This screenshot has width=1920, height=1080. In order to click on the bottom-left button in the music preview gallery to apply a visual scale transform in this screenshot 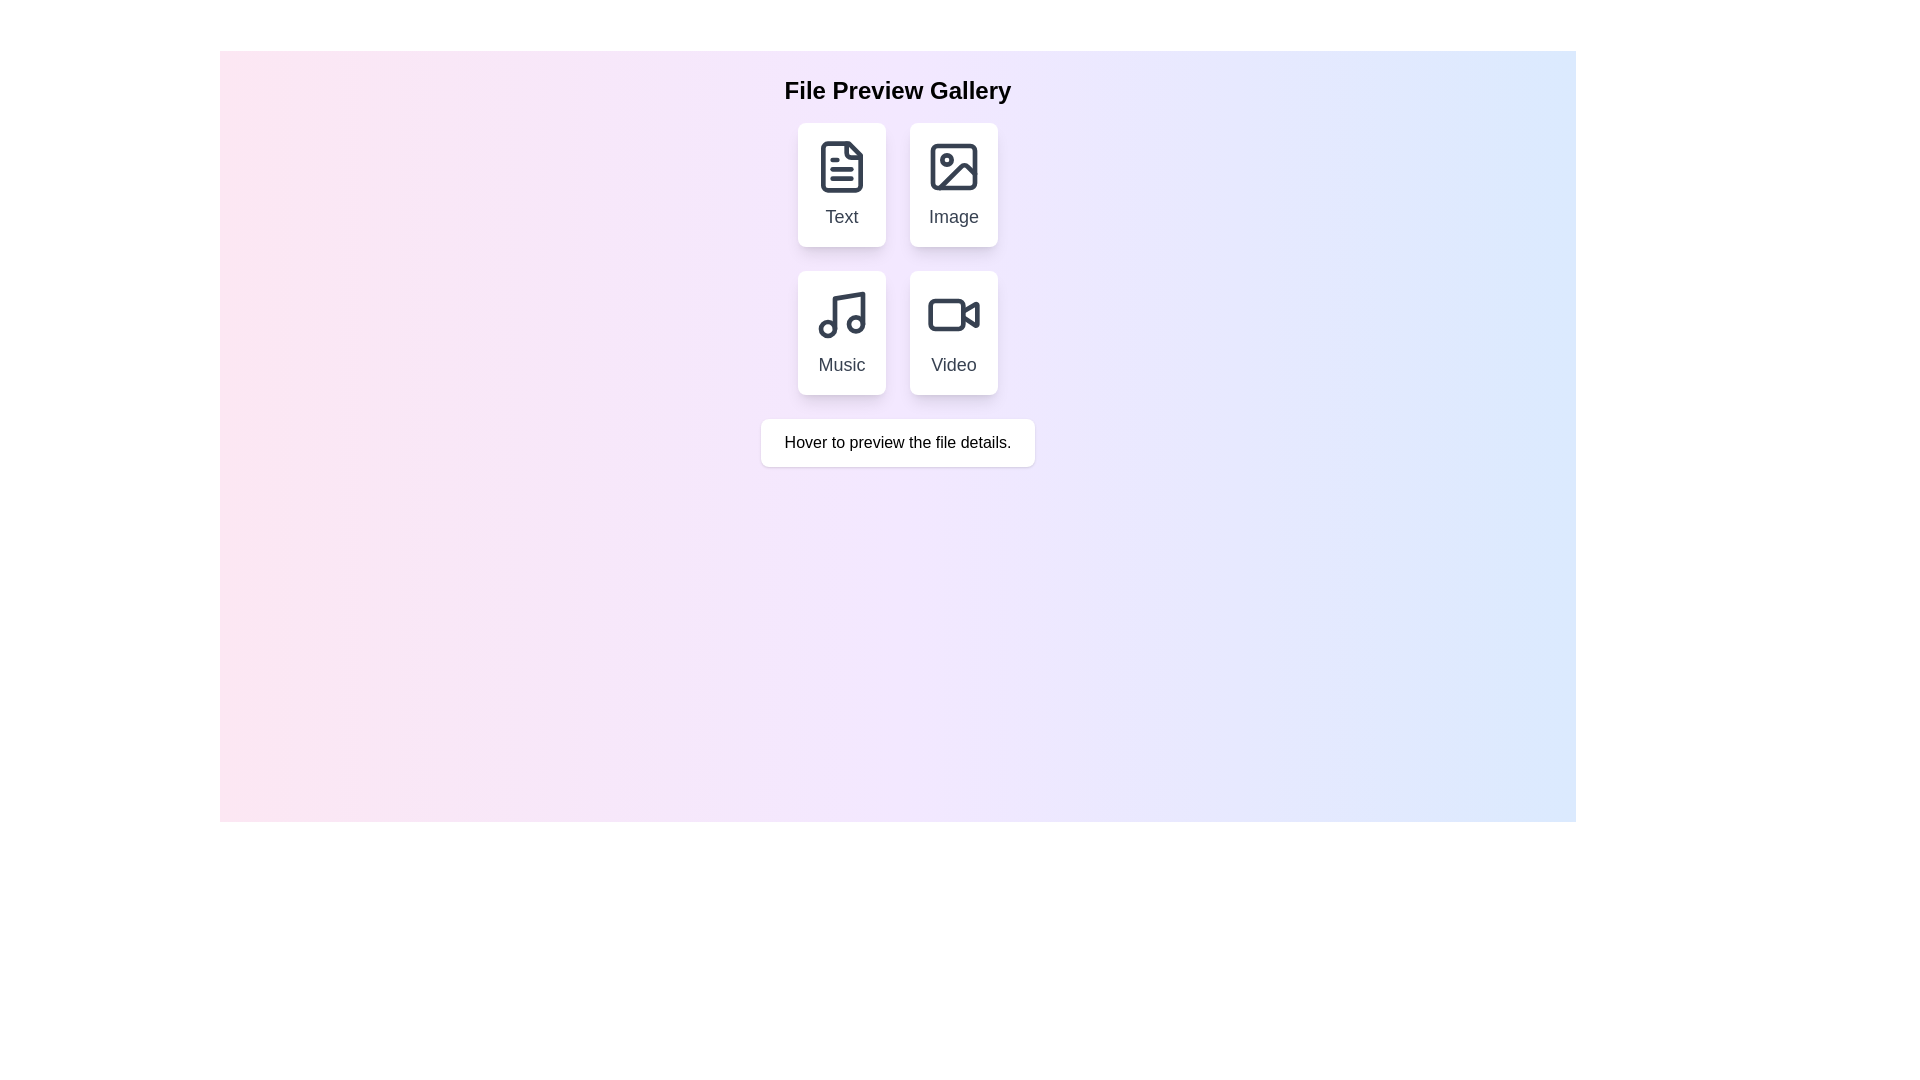, I will do `click(841, 331)`.